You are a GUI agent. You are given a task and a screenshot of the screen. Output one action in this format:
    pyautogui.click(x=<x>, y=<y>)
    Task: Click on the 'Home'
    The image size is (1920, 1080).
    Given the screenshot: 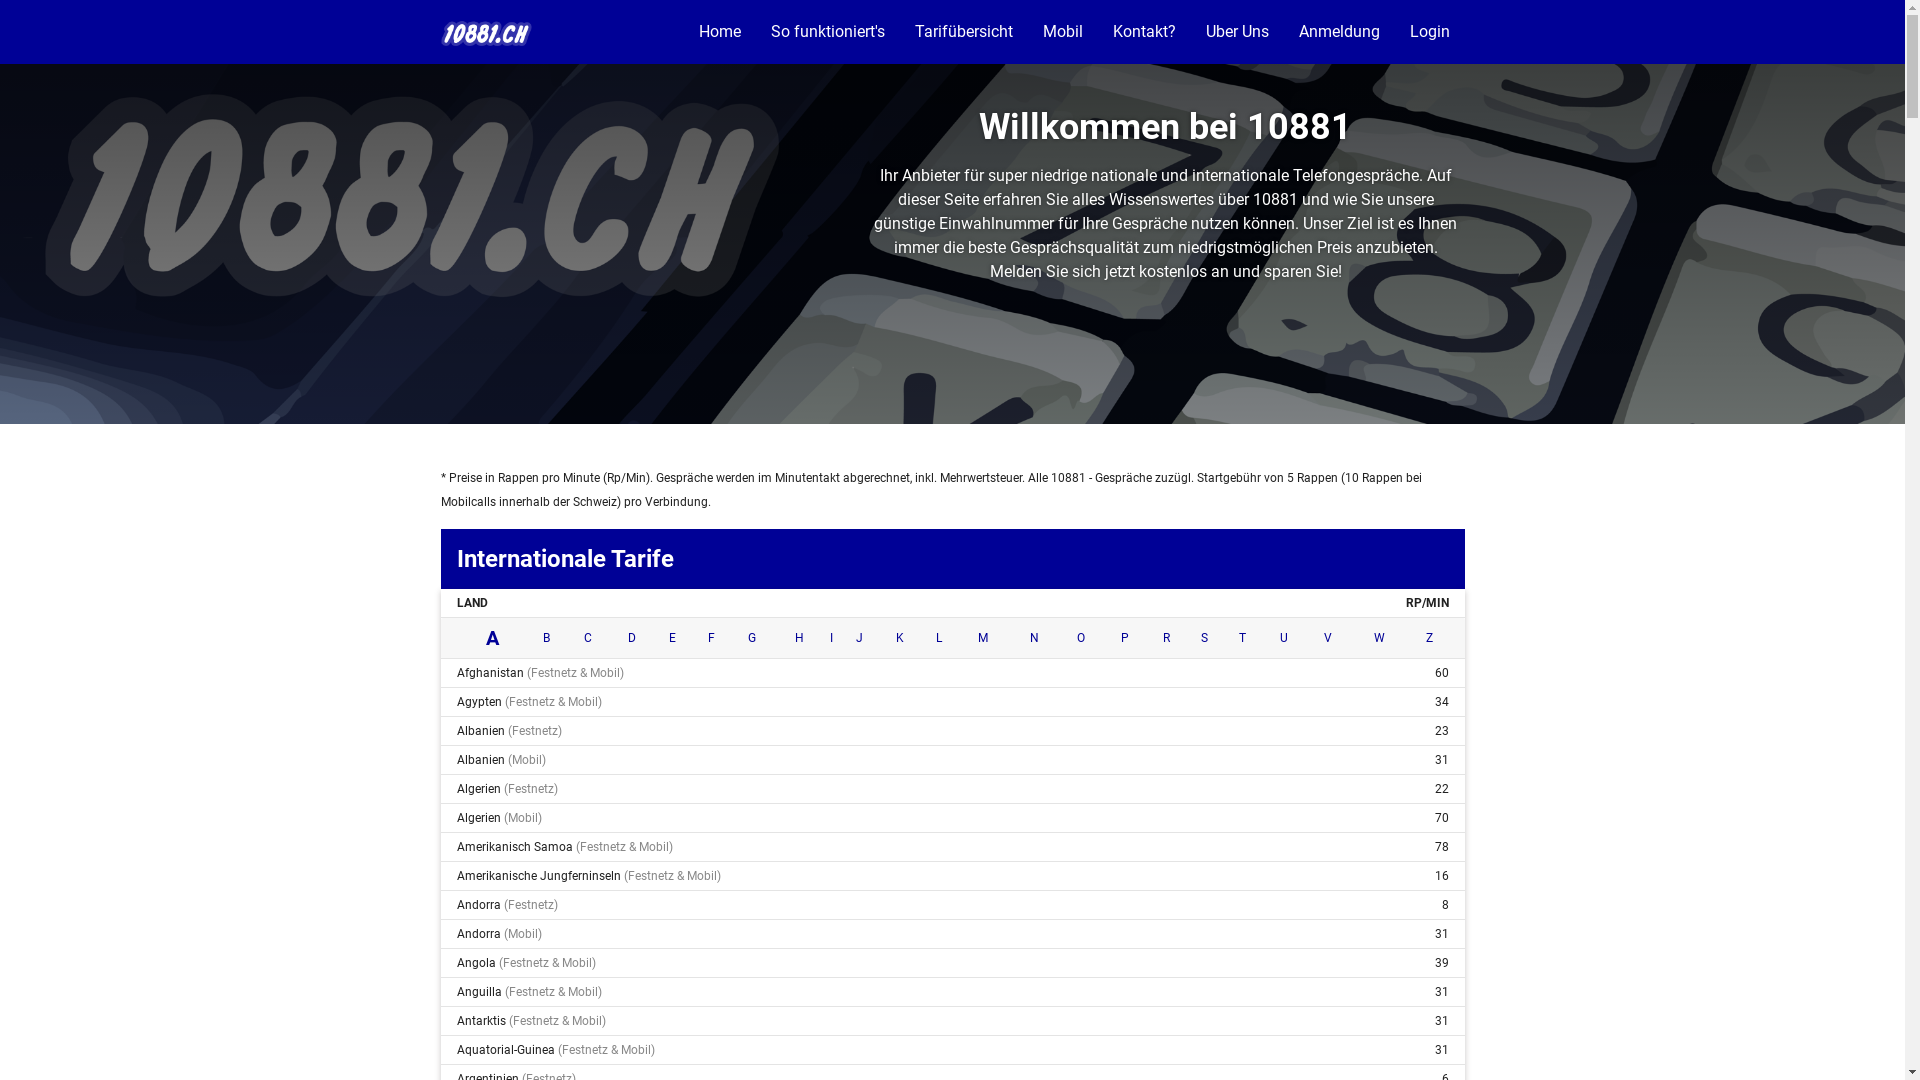 What is the action you would take?
    pyautogui.click(x=720, y=31)
    